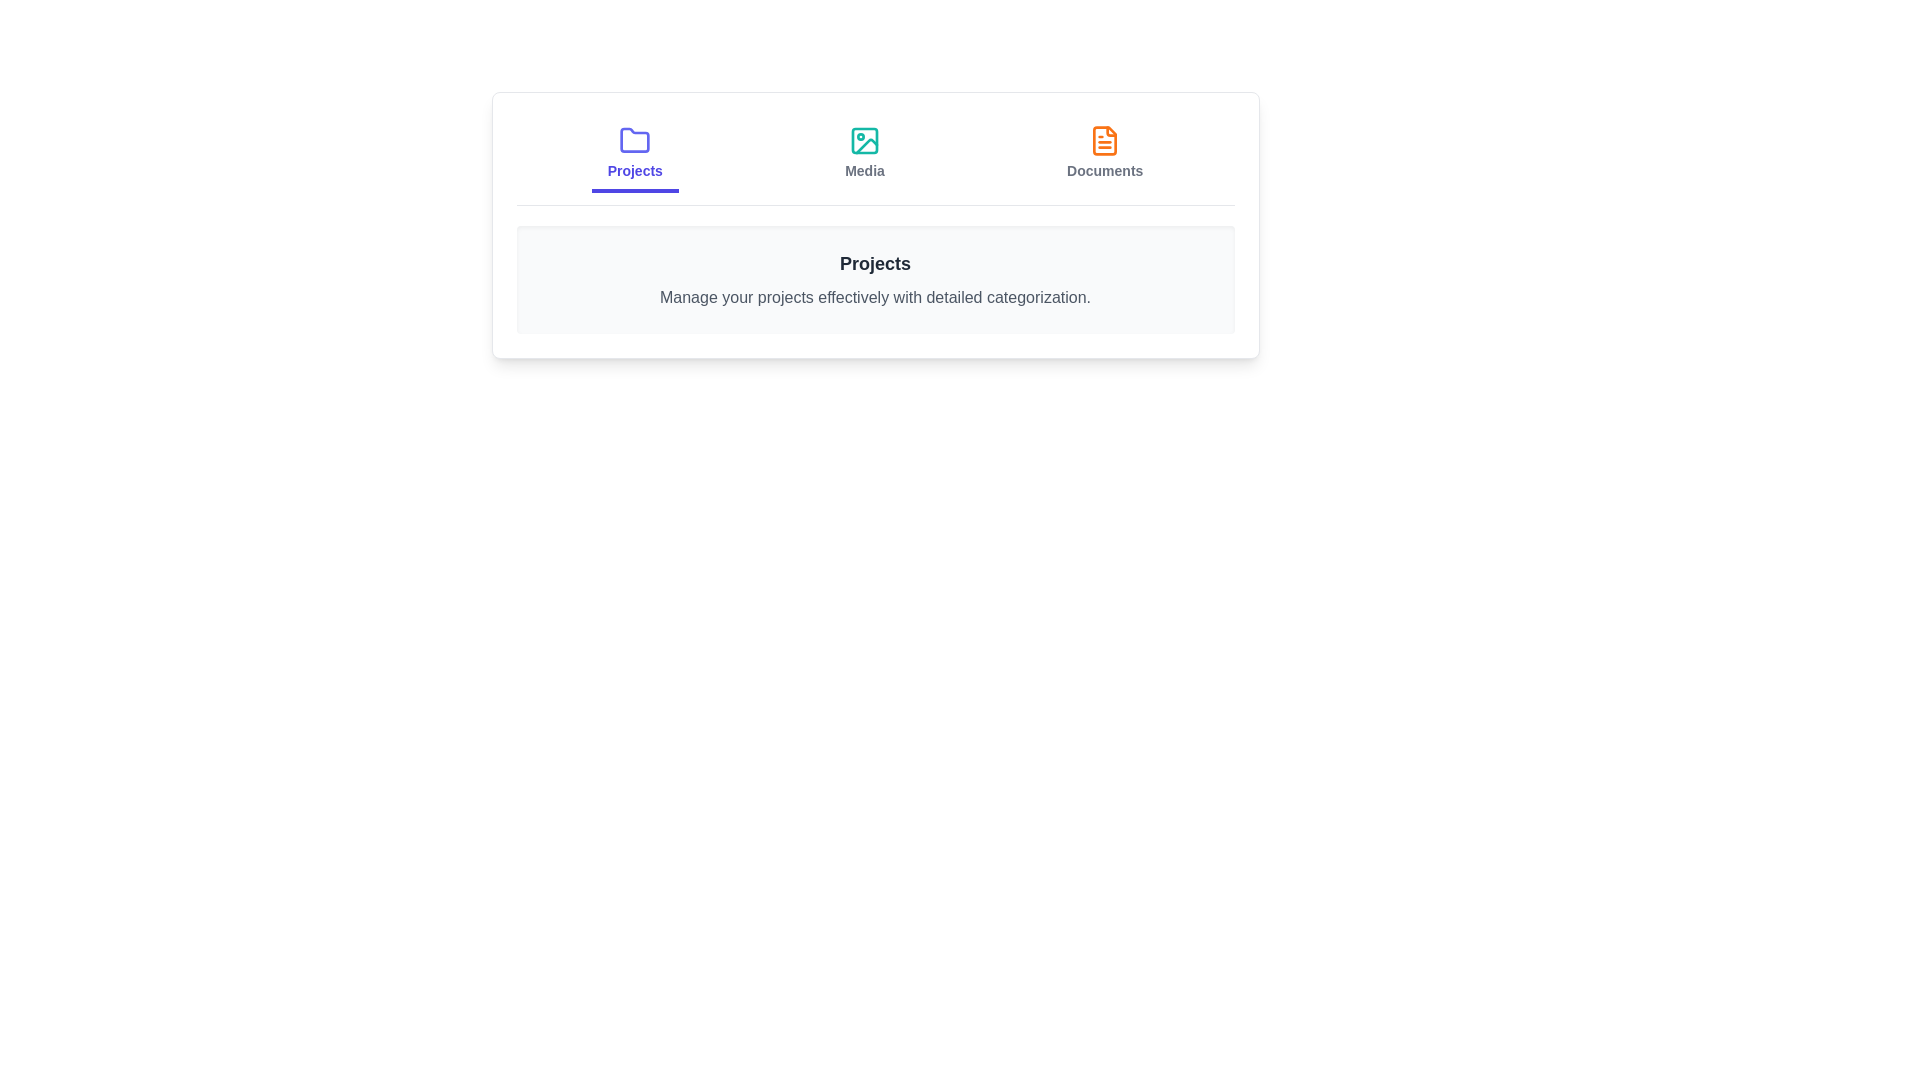 This screenshot has width=1920, height=1080. I want to click on the Media tab by clicking on it, so click(864, 153).